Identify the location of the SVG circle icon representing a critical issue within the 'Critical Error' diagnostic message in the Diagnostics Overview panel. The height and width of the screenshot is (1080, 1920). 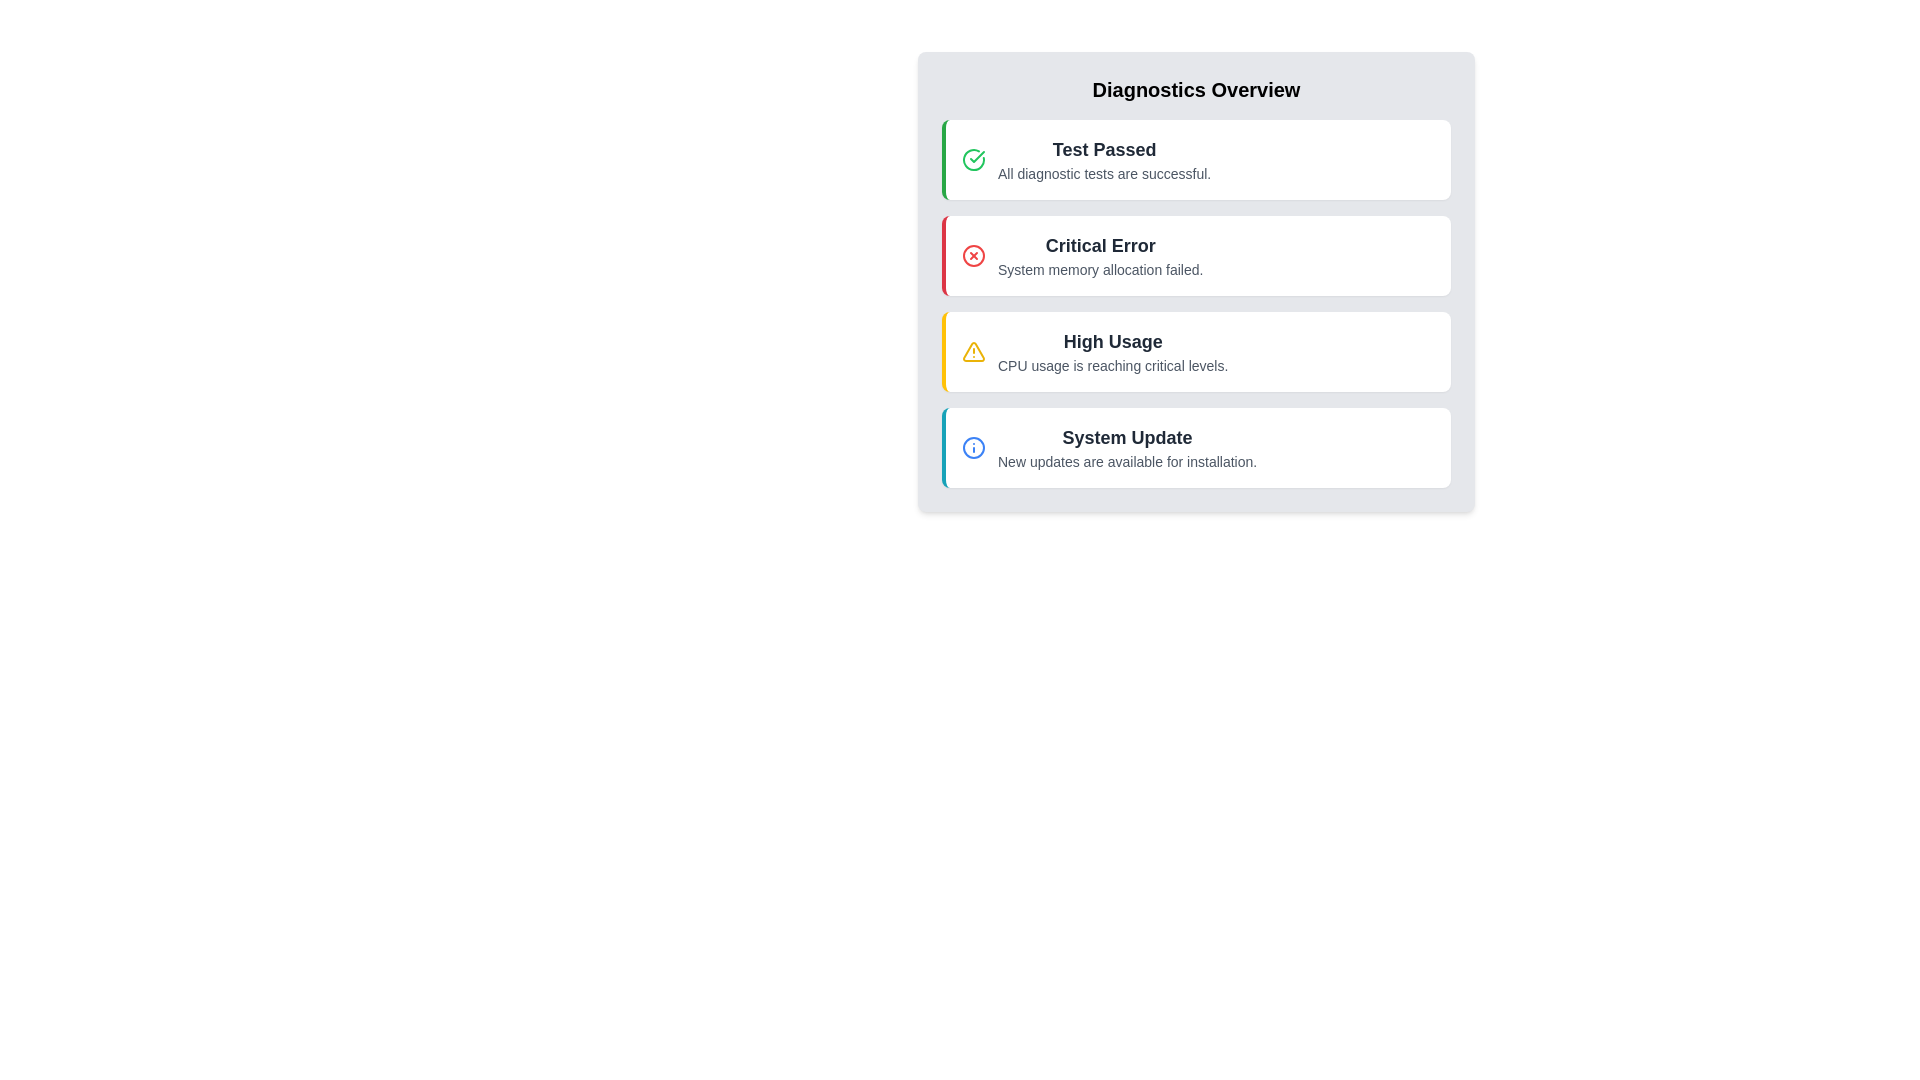
(974, 254).